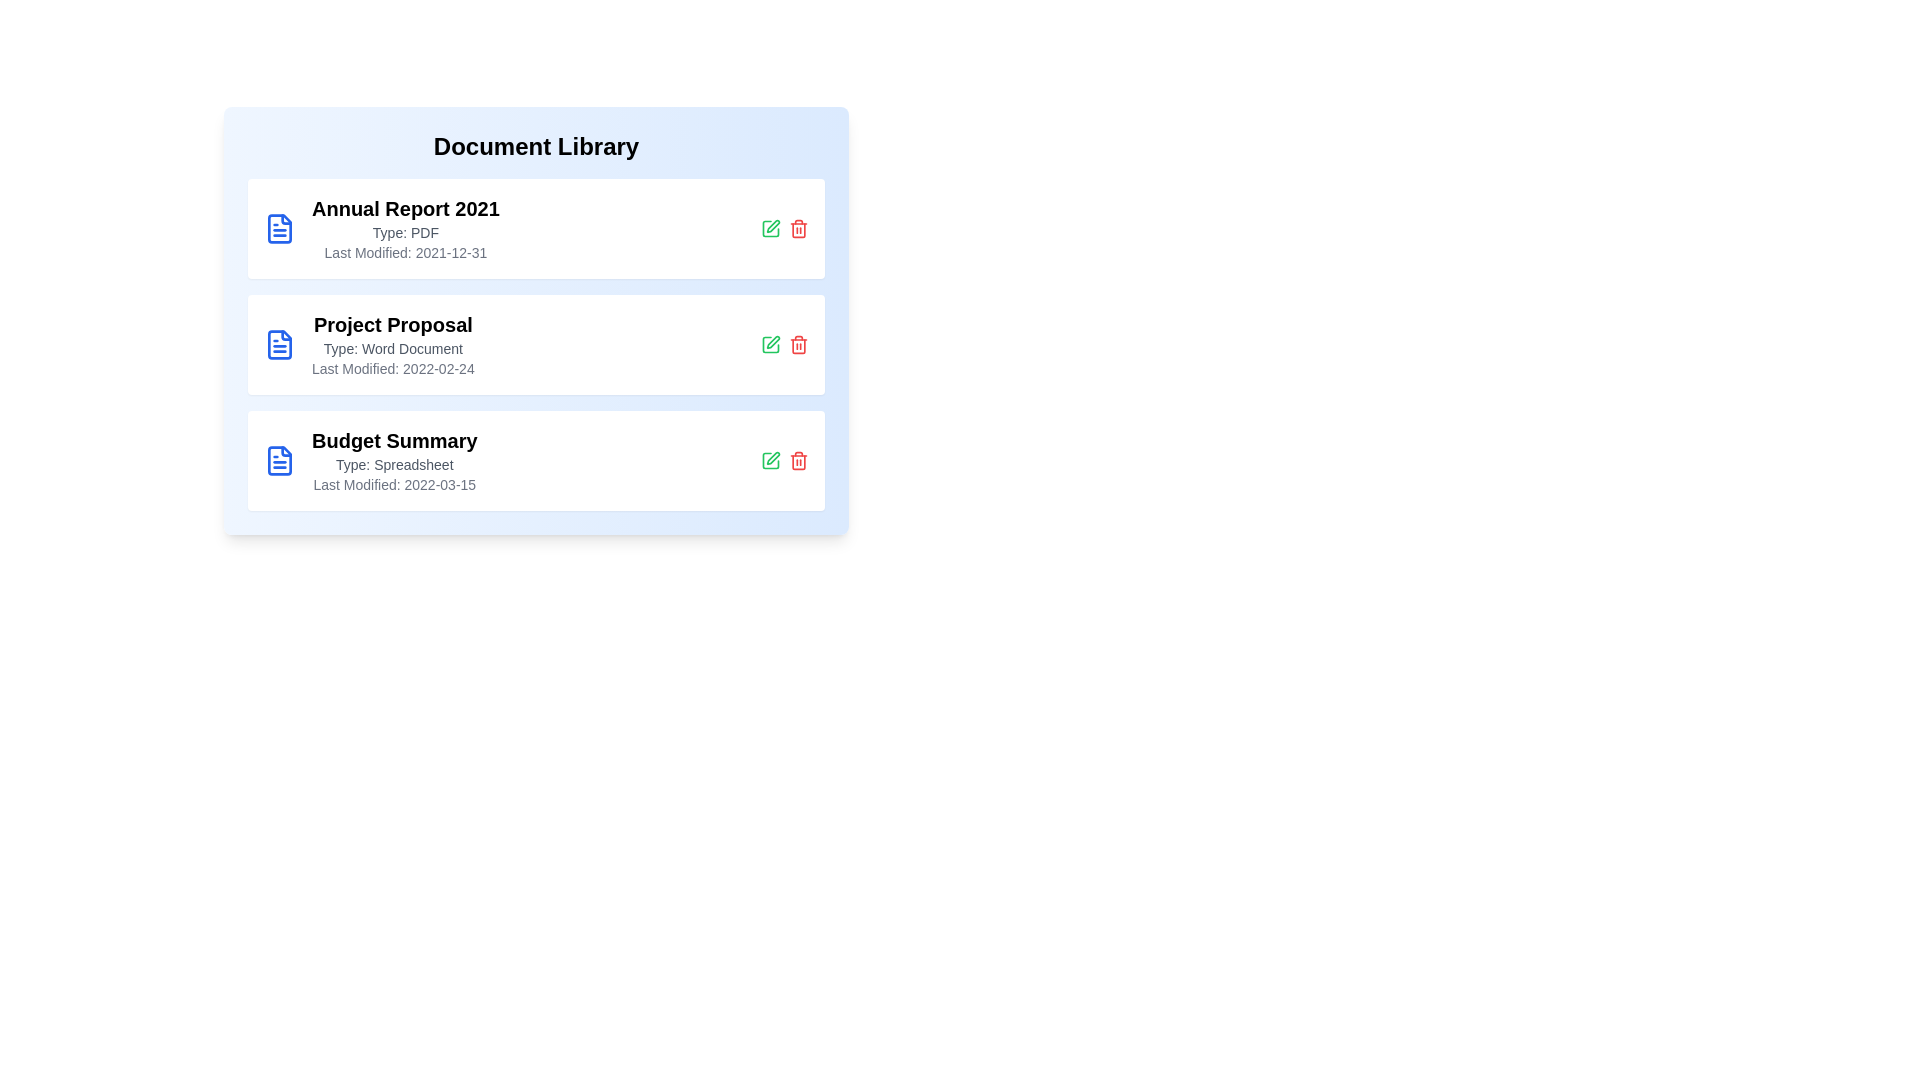 The height and width of the screenshot is (1080, 1920). What do you see at coordinates (770, 461) in the screenshot?
I see `the edit button for the document titled 'Budget Summary'` at bounding box center [770, 461].